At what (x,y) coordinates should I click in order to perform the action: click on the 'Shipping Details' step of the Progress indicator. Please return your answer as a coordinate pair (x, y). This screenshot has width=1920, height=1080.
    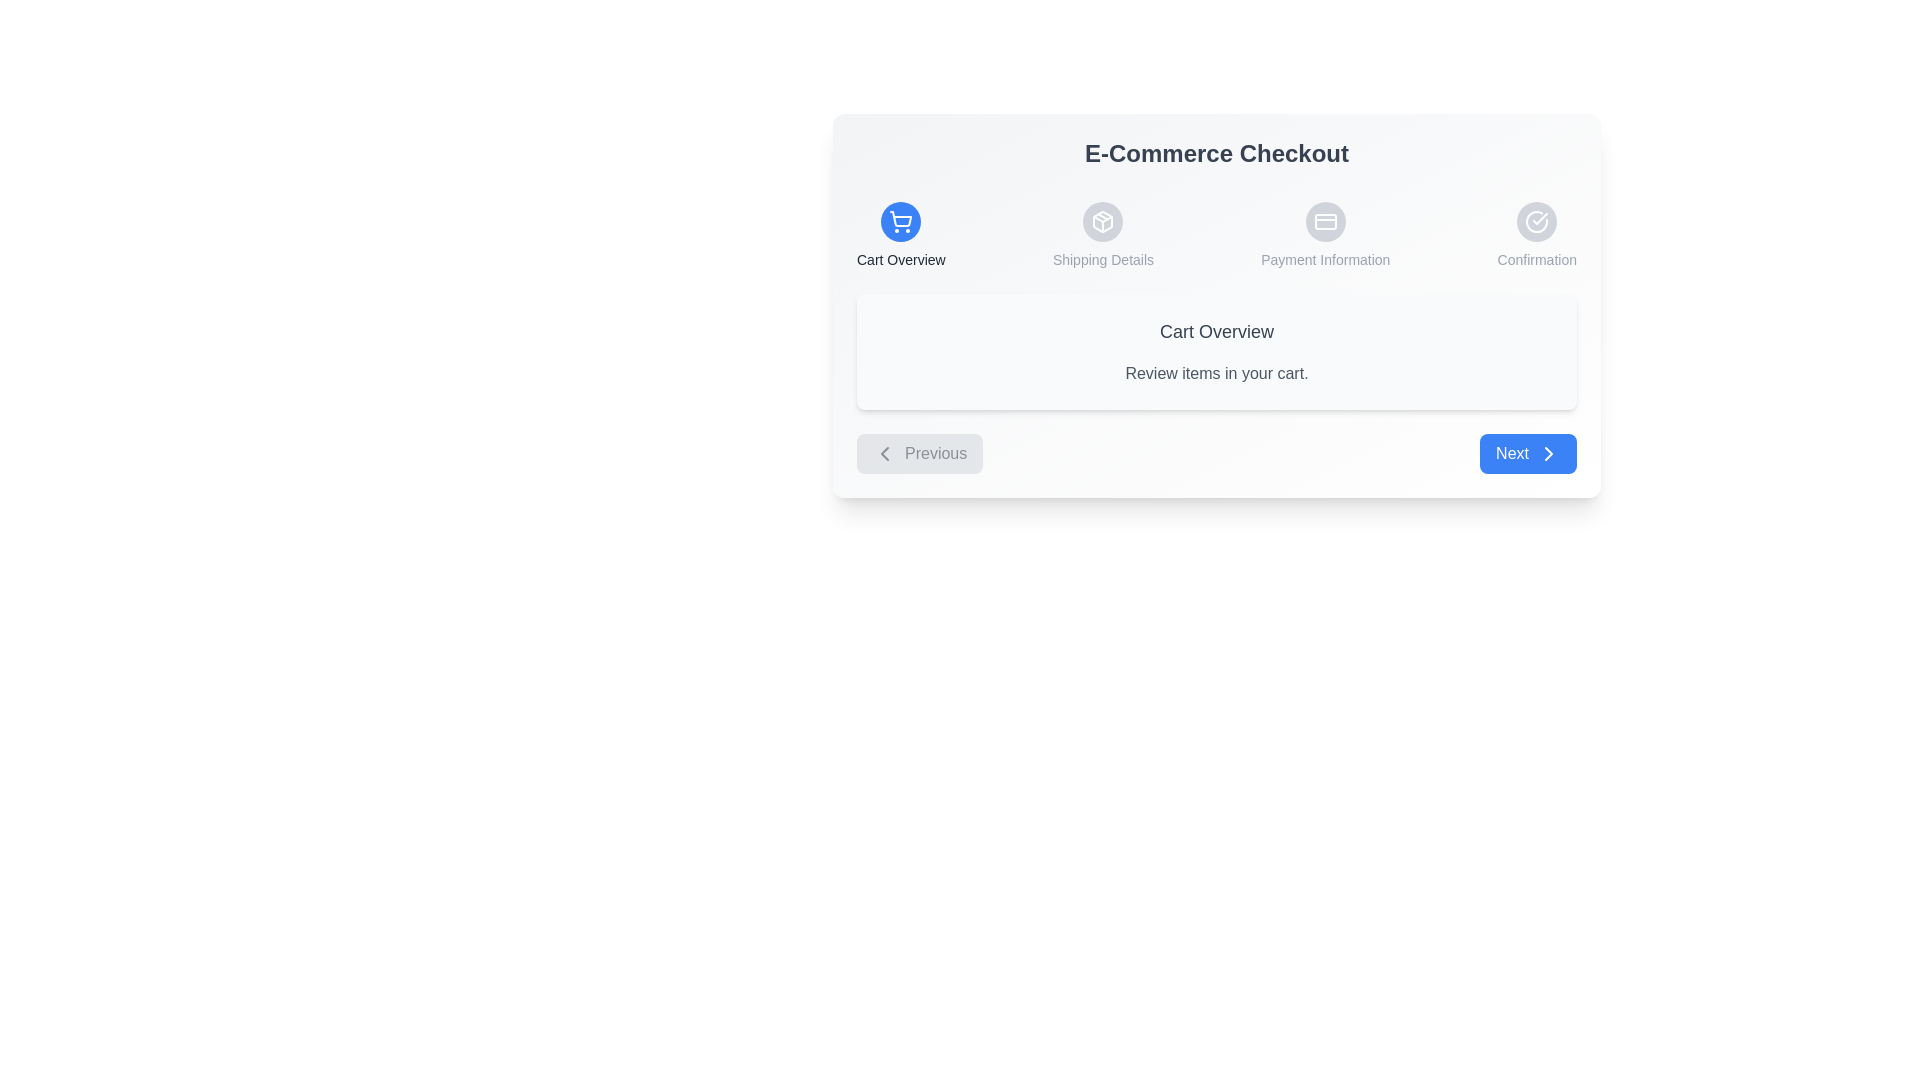
    Looking at the image, I should click on (1216, 234).